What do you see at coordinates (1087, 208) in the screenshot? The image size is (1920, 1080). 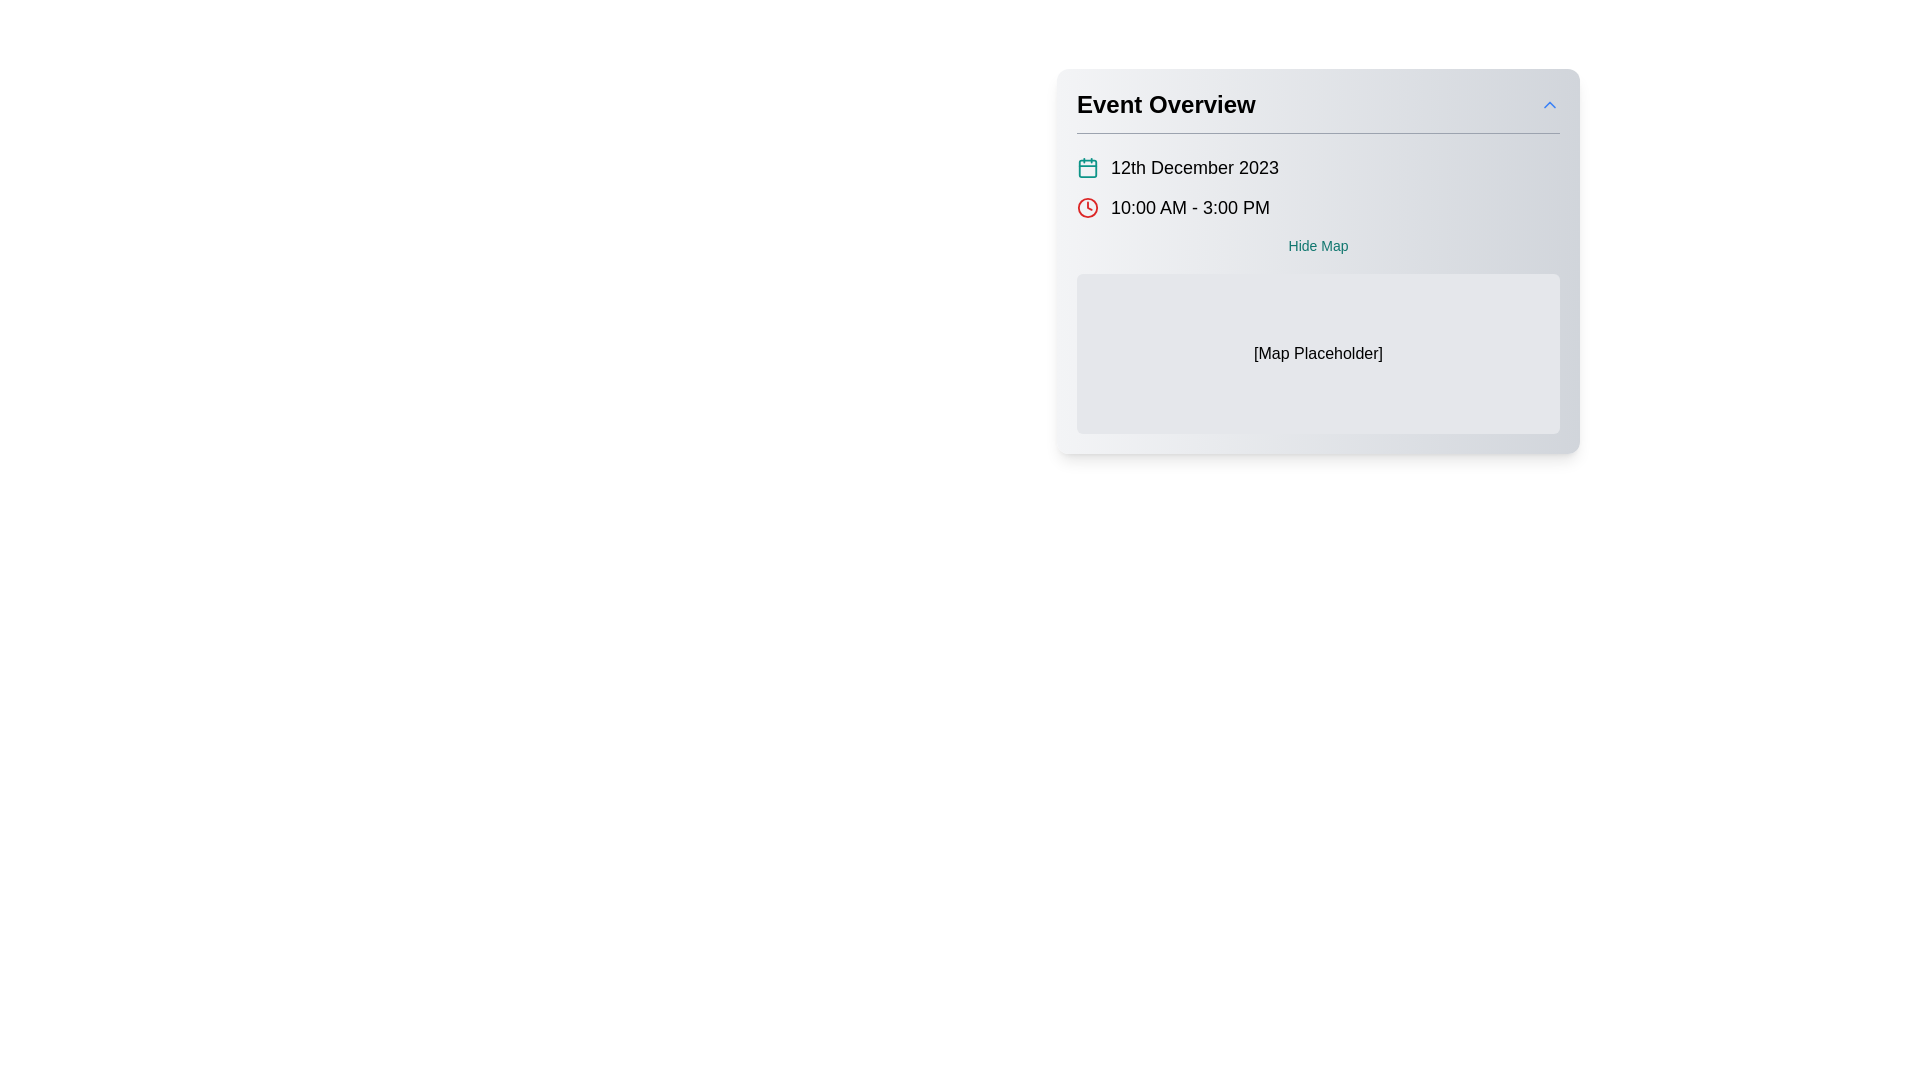 I see `the decorative time range icon located to the left of the text '10:00 AM - 3:00 PM'` at bounding box center [1087, 208].